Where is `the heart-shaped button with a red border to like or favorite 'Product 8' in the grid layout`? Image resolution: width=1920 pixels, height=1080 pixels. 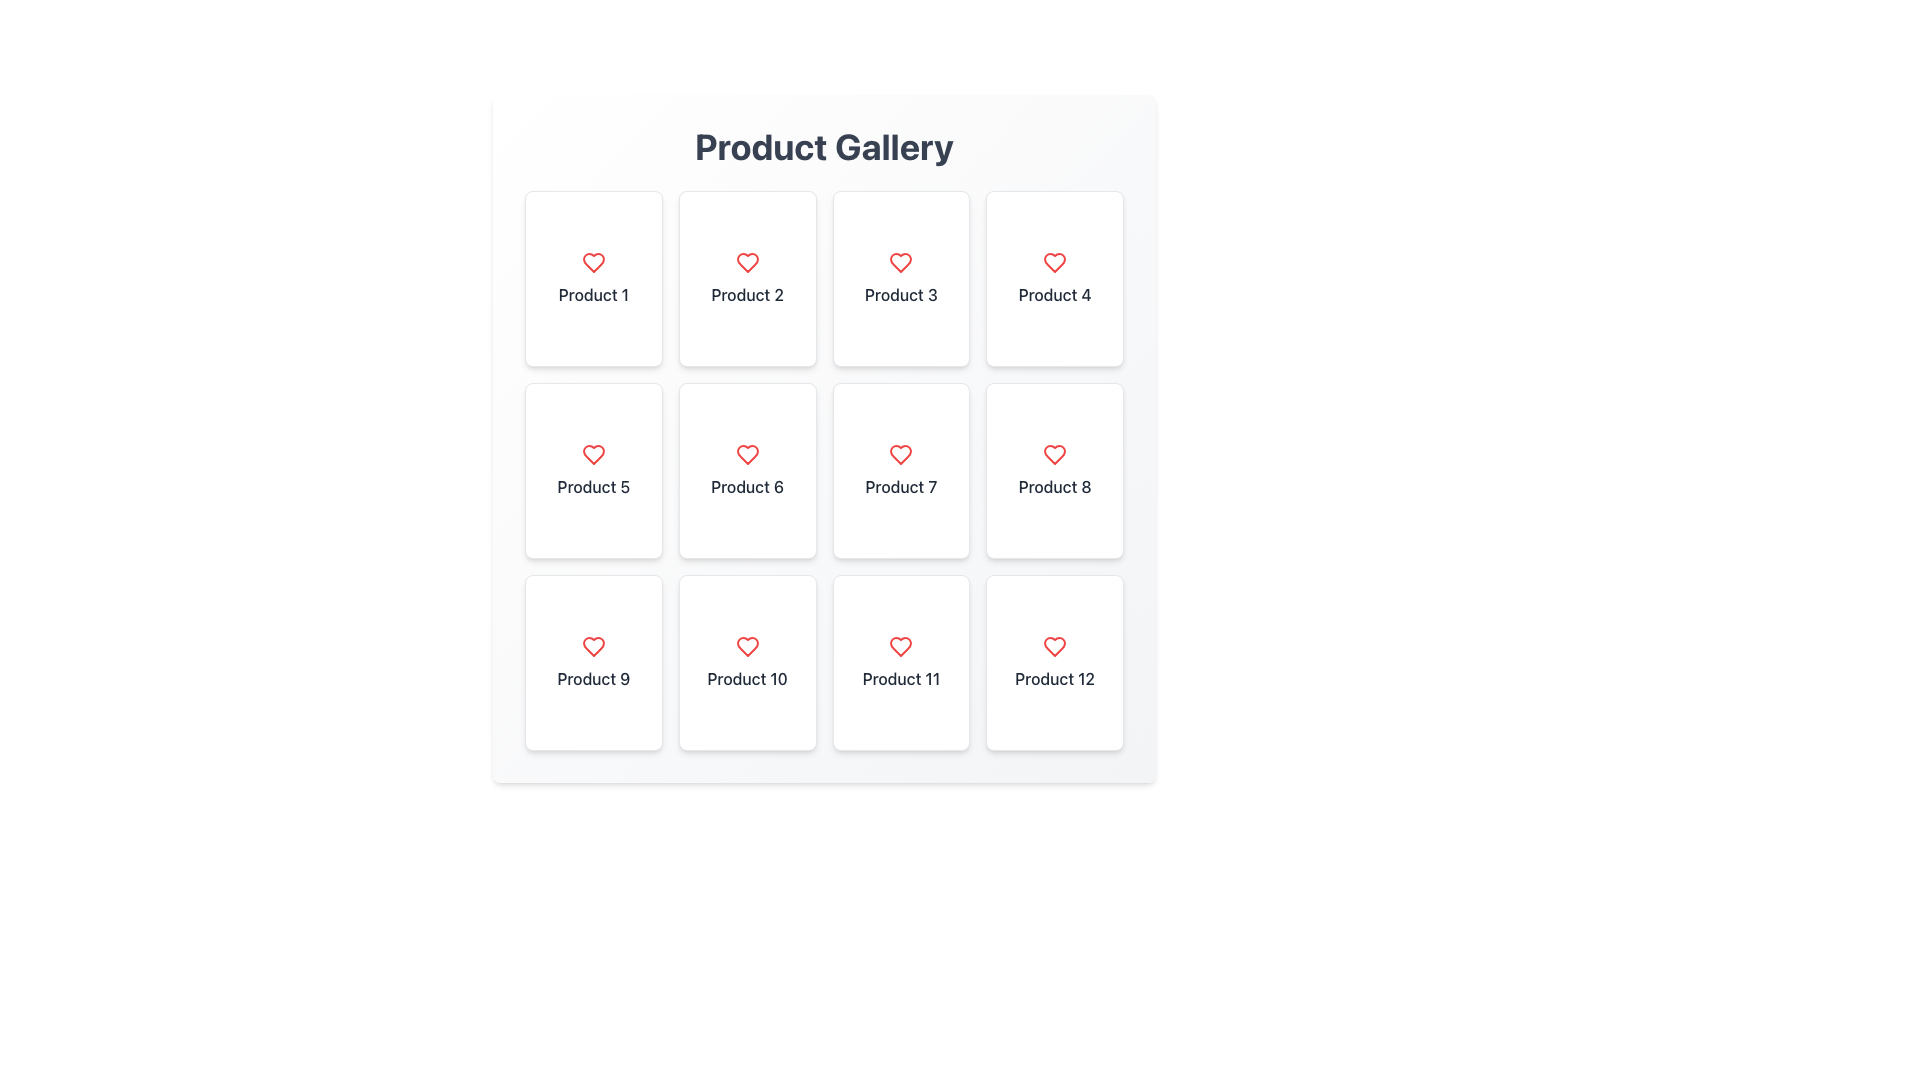
the heart-shaped button with a red border to like or favorite 'Product 8' in the grid layout is located at coordinates (1054, 455).